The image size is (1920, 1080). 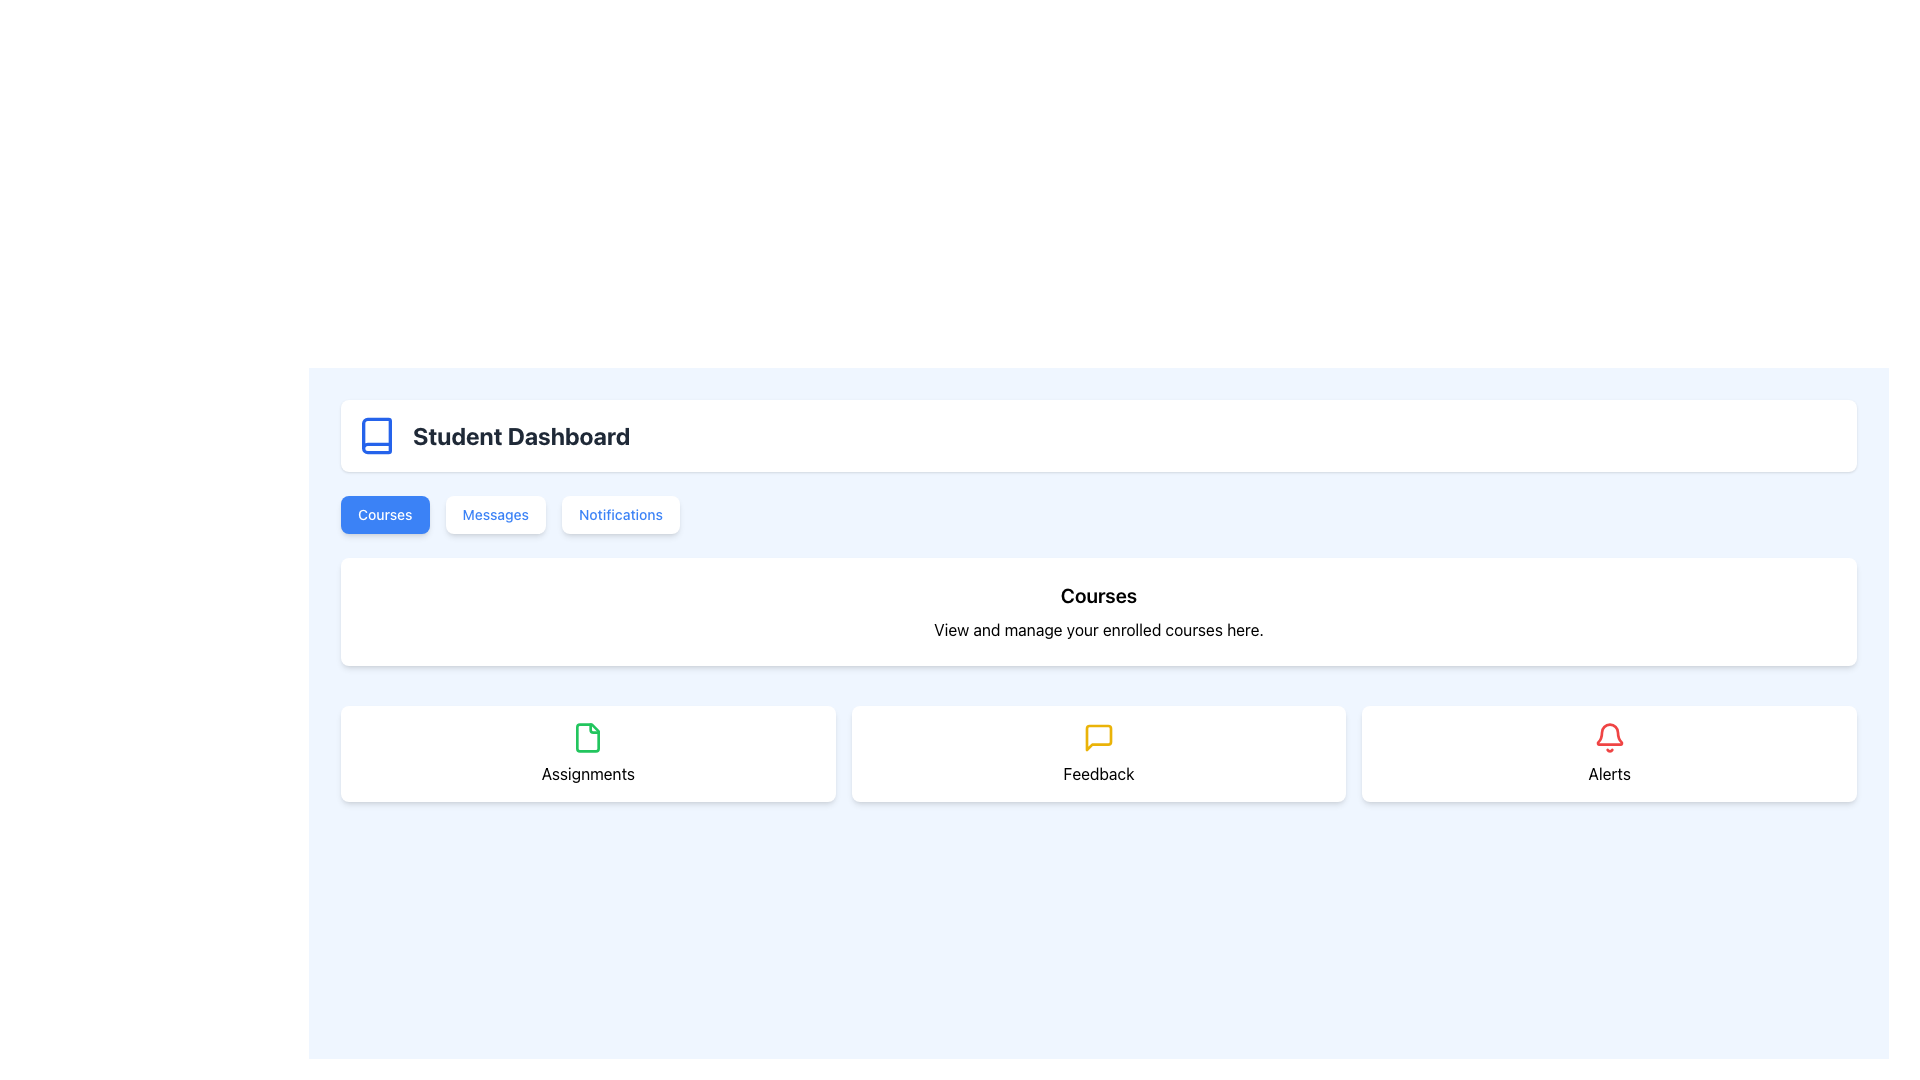 What do you see at coordinates (521, 434) in the screenshot?
I see `the text label indicating the student dashboard, which is positioned to the right of a blue book icon in a horizontal layout within a white rectangular box` at bounding box center [521, 434].